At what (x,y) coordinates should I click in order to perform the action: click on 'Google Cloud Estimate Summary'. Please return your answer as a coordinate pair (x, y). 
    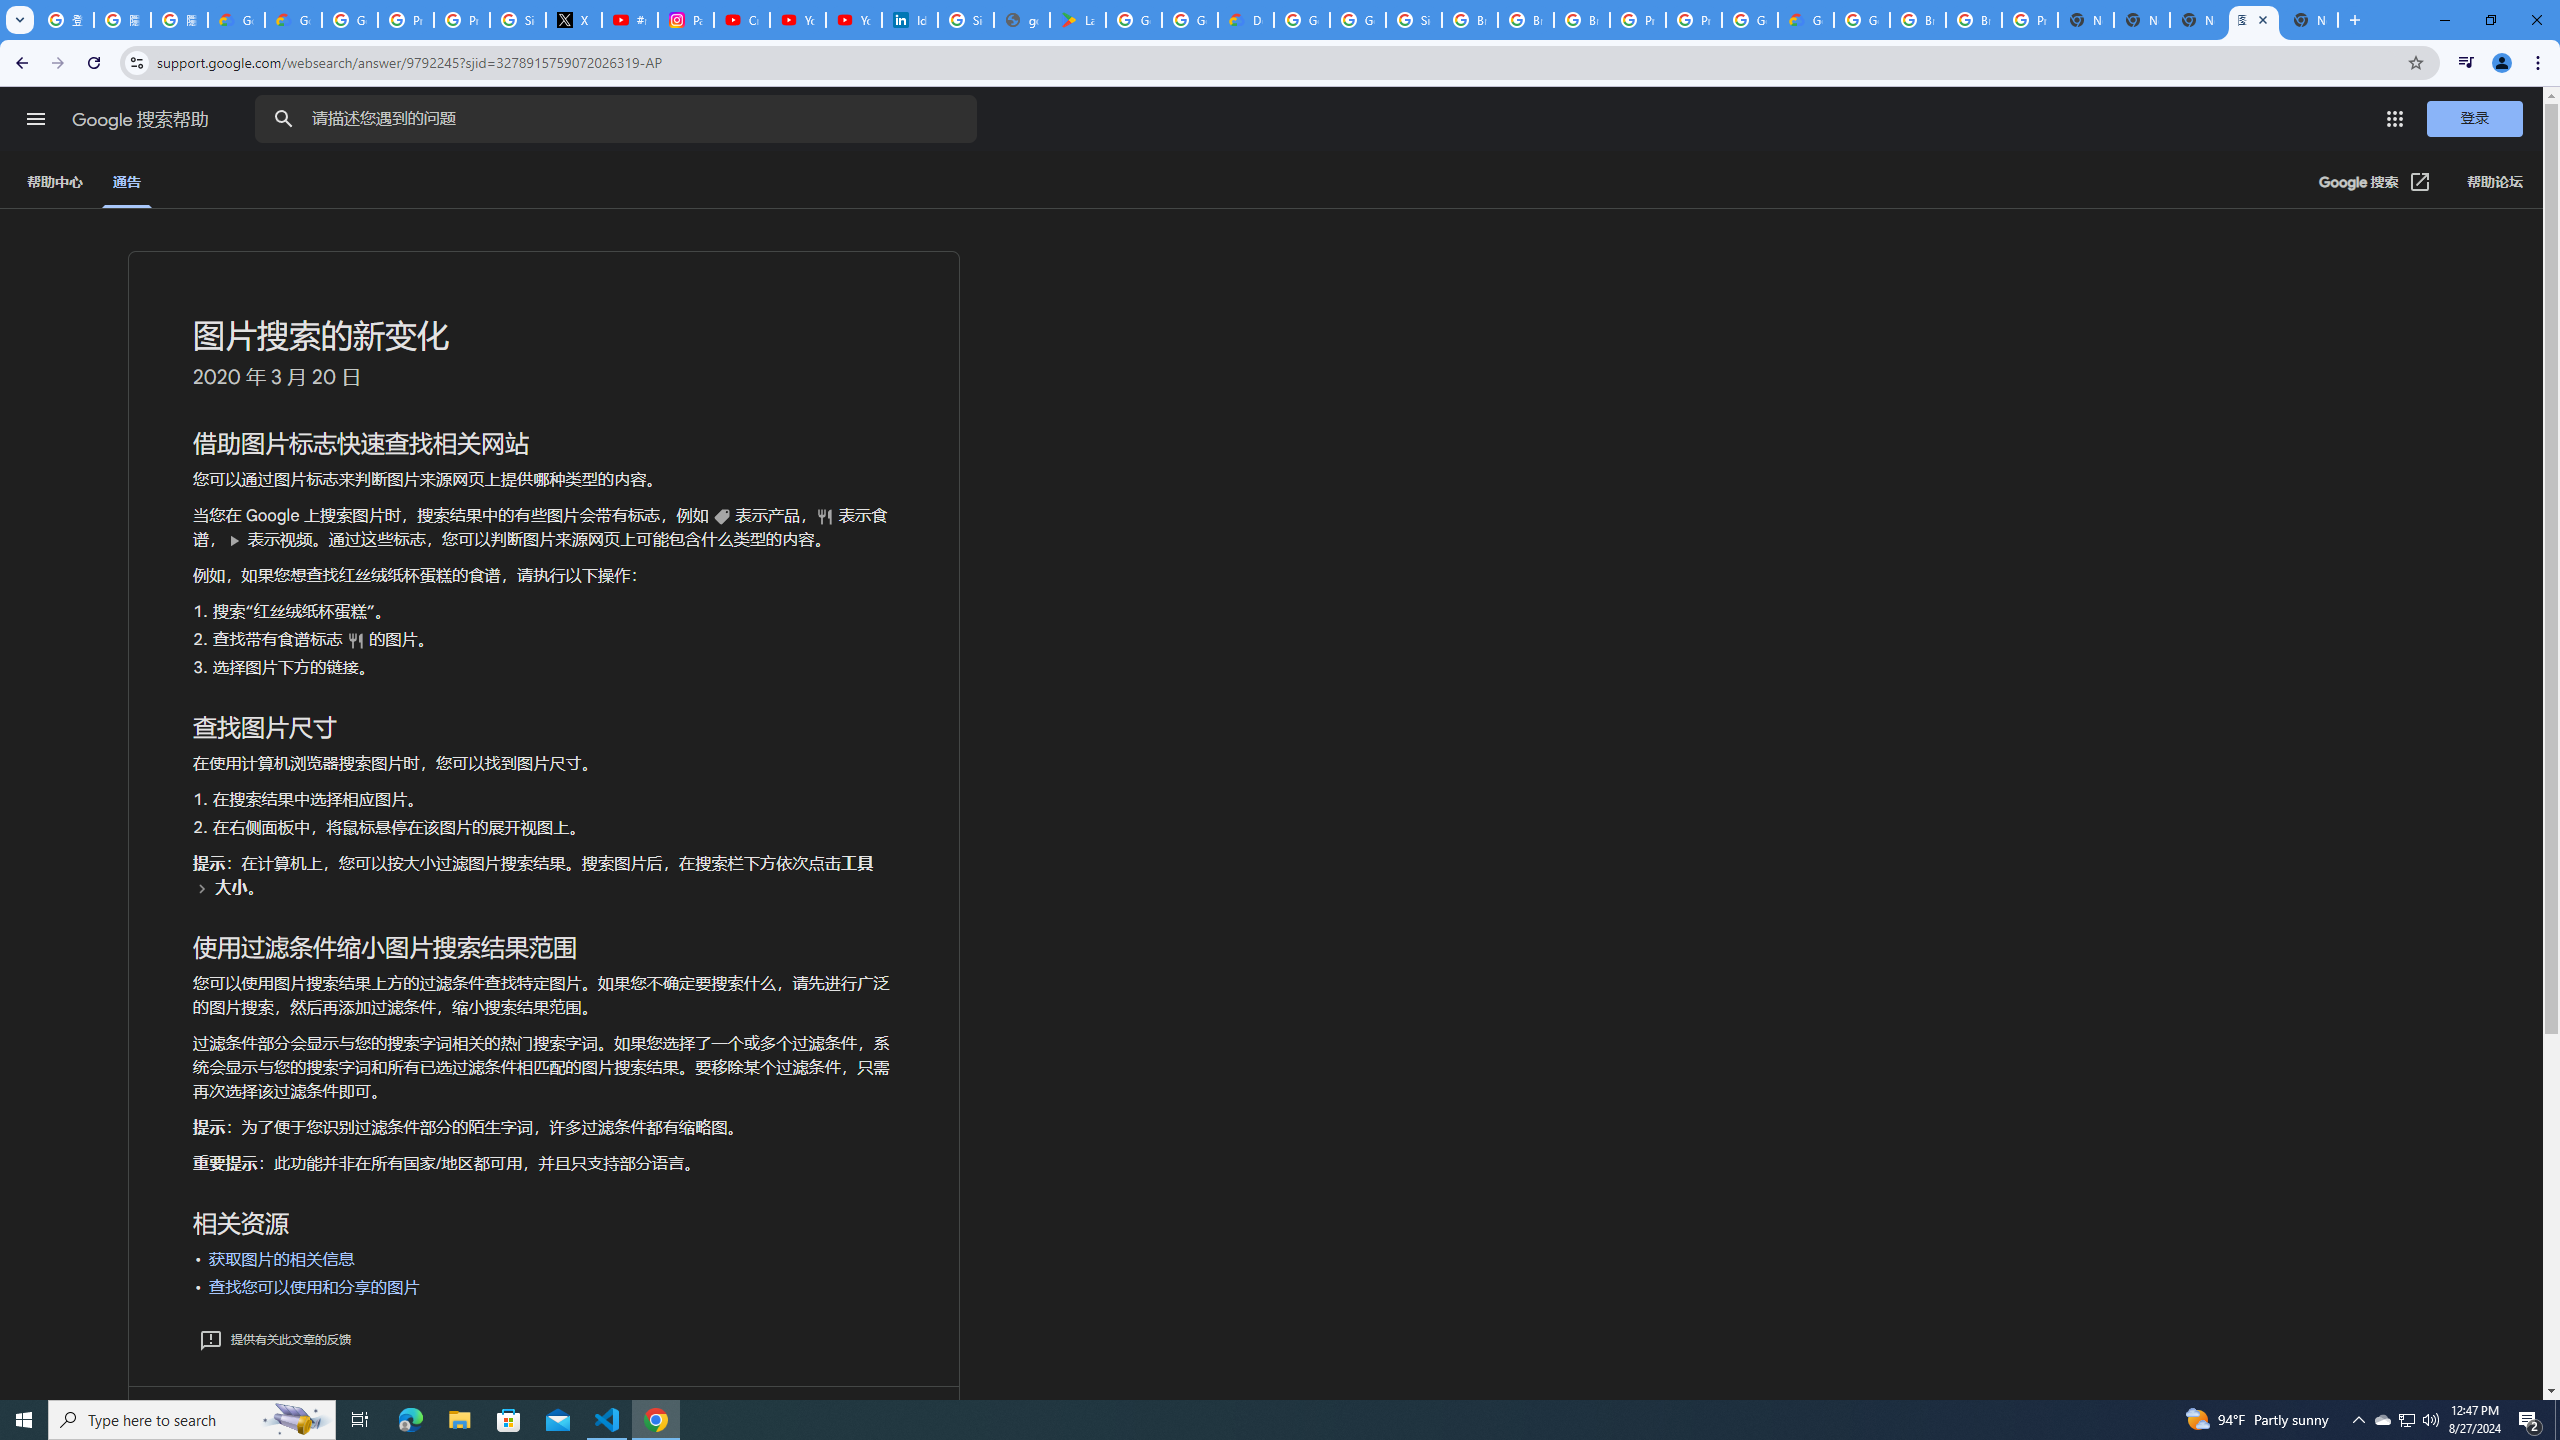
    Looking at the image, I should click on (1805, 19).